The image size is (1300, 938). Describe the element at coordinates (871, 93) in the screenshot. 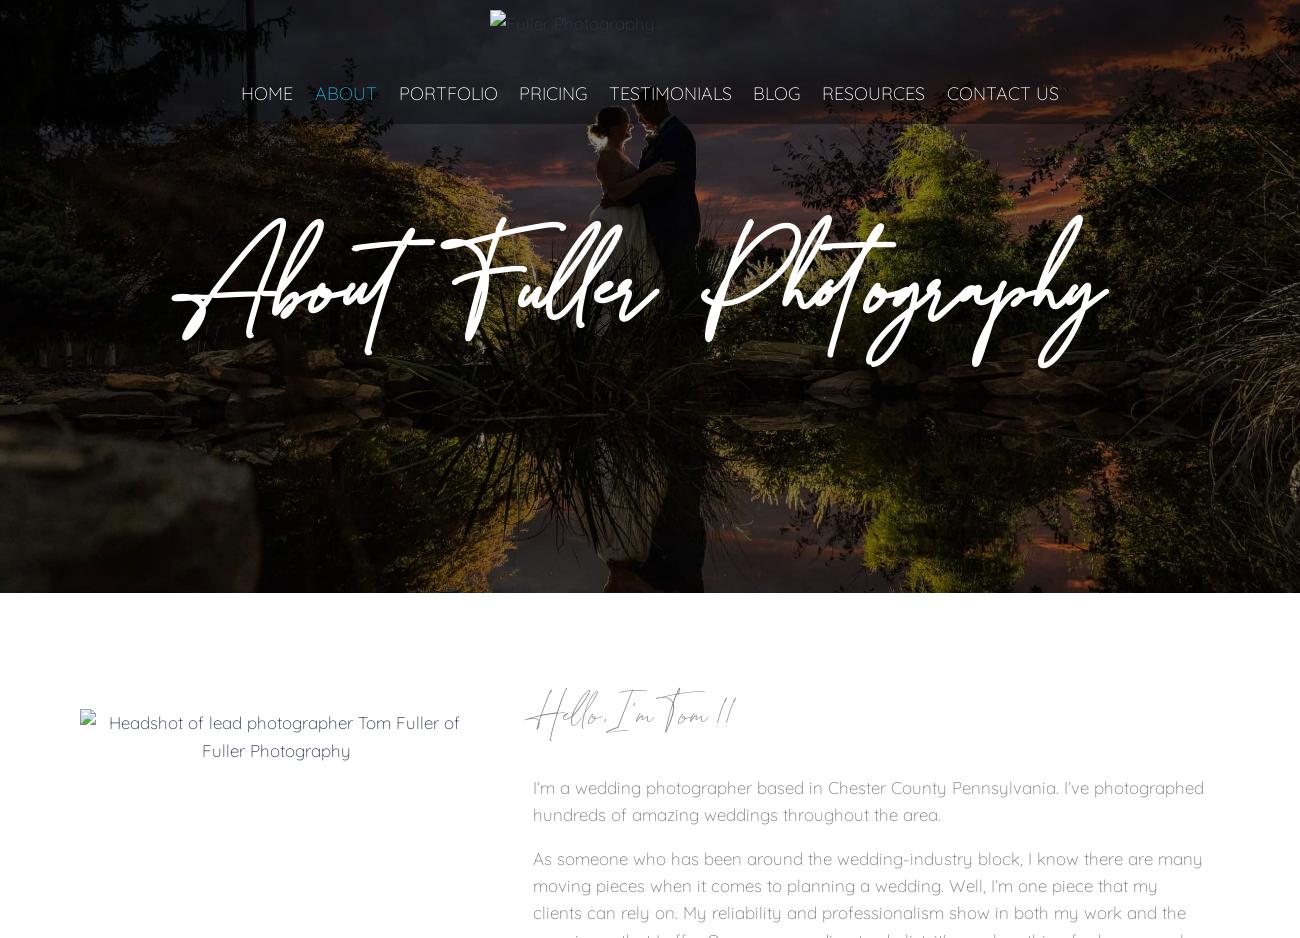

I see `'Resources'` at that location.